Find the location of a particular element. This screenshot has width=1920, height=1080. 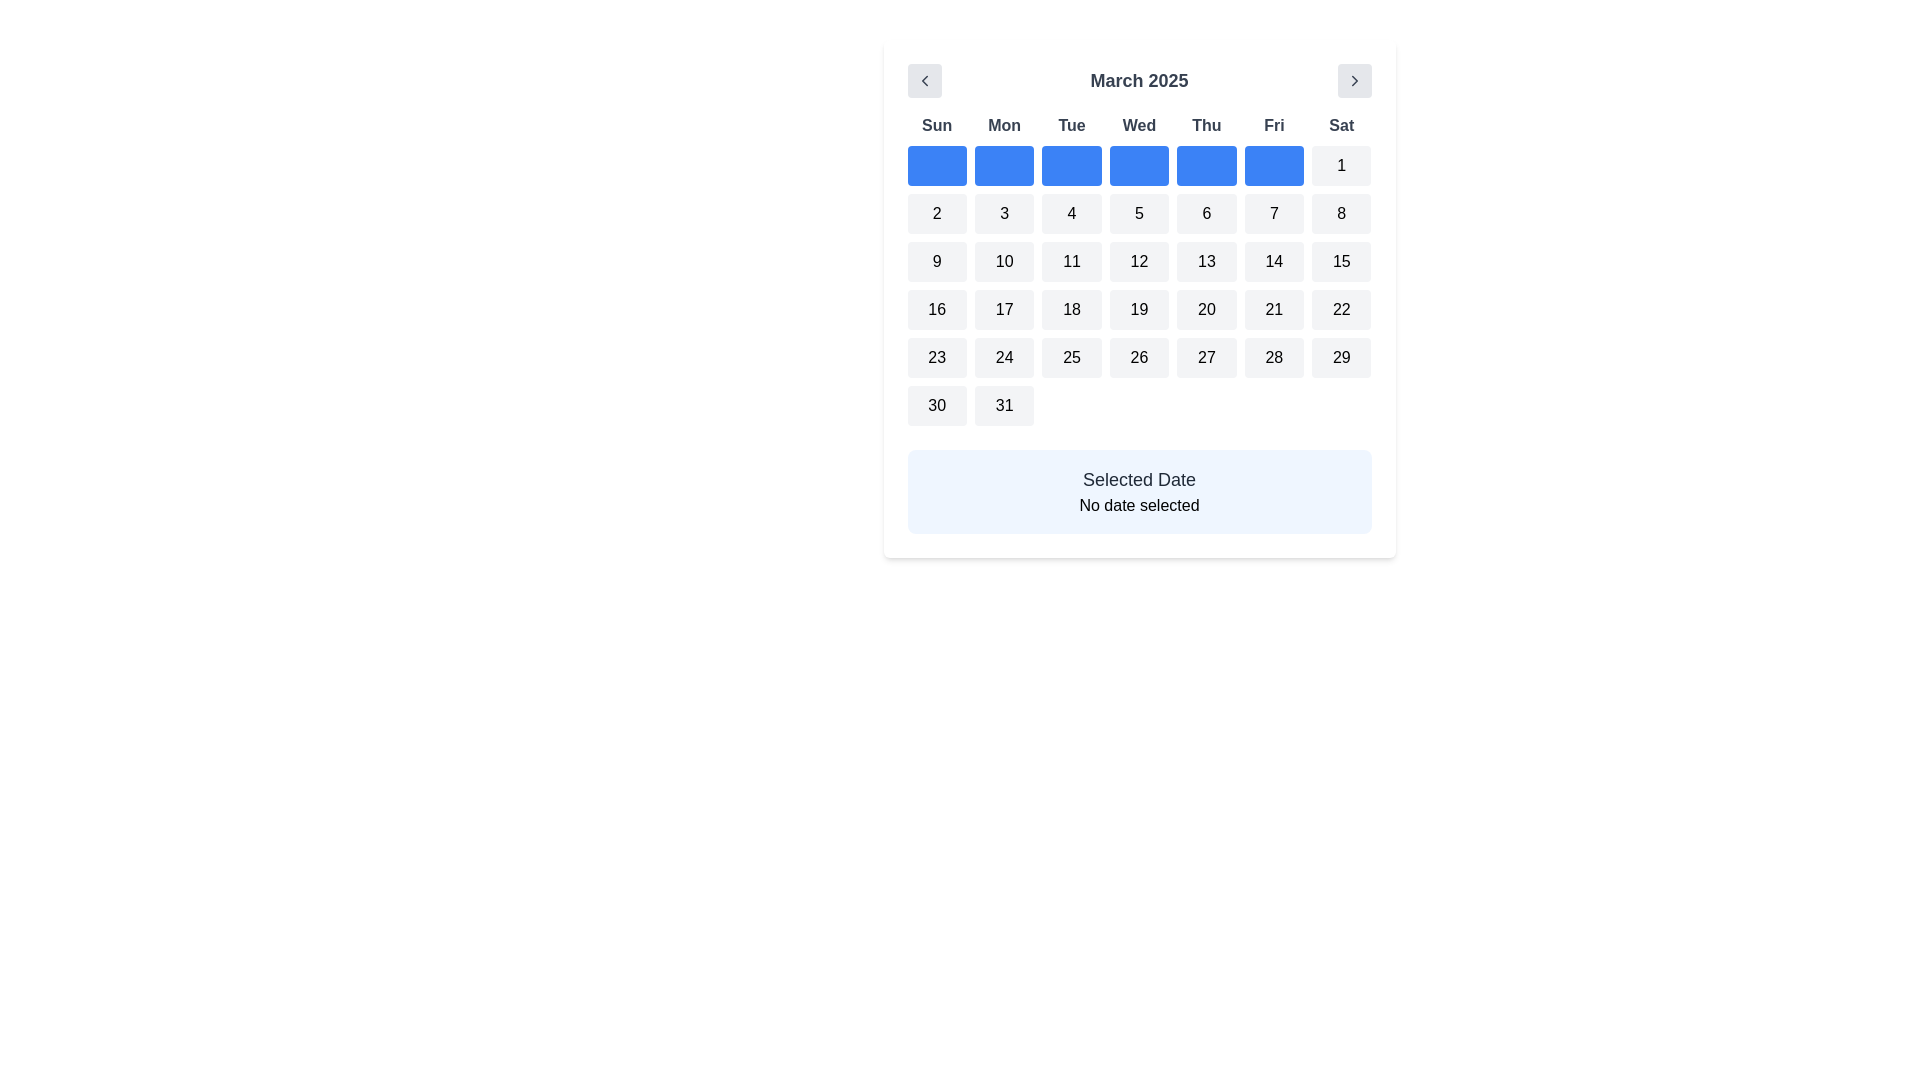

the calendar date button '29' located in the sixth row and seventh column under the 'Sat' column header is located at coordinates (1341, 357).